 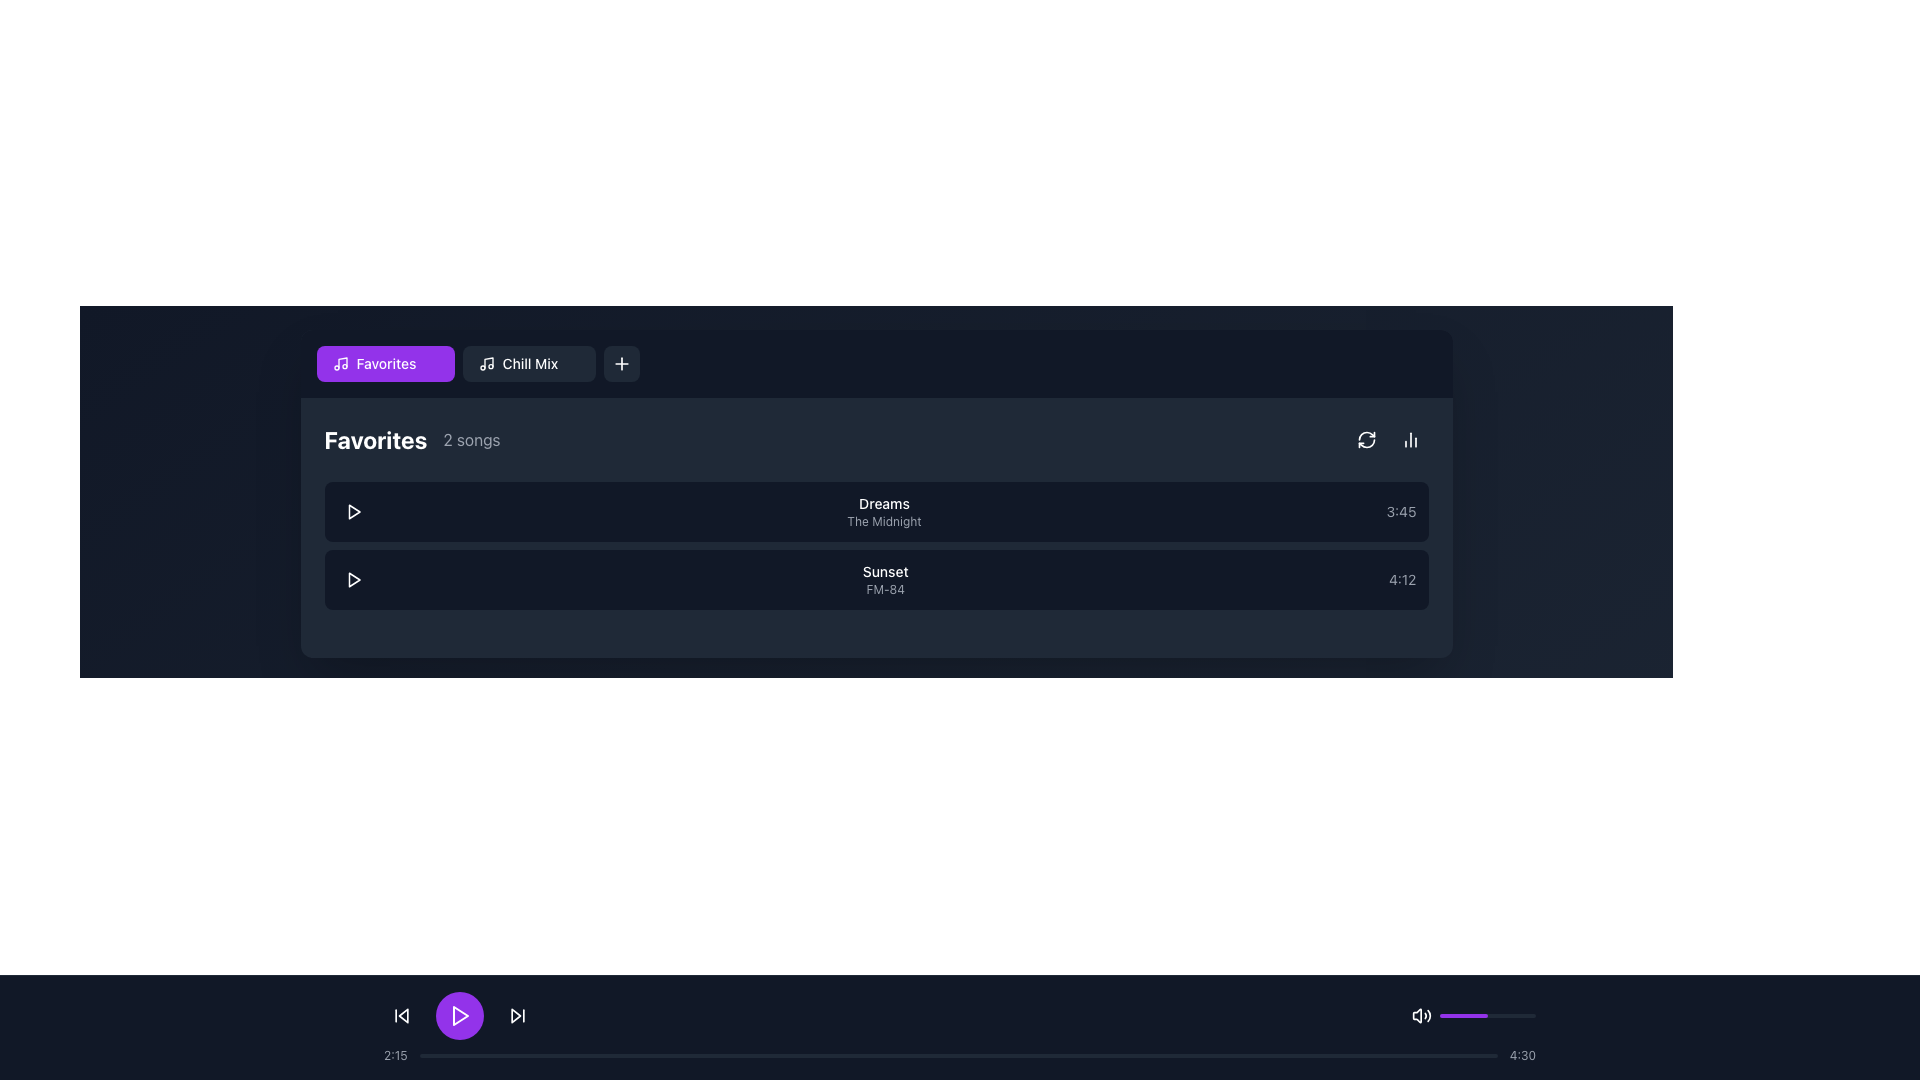 I want to click on the first song entry, so click(x=876, y=511).